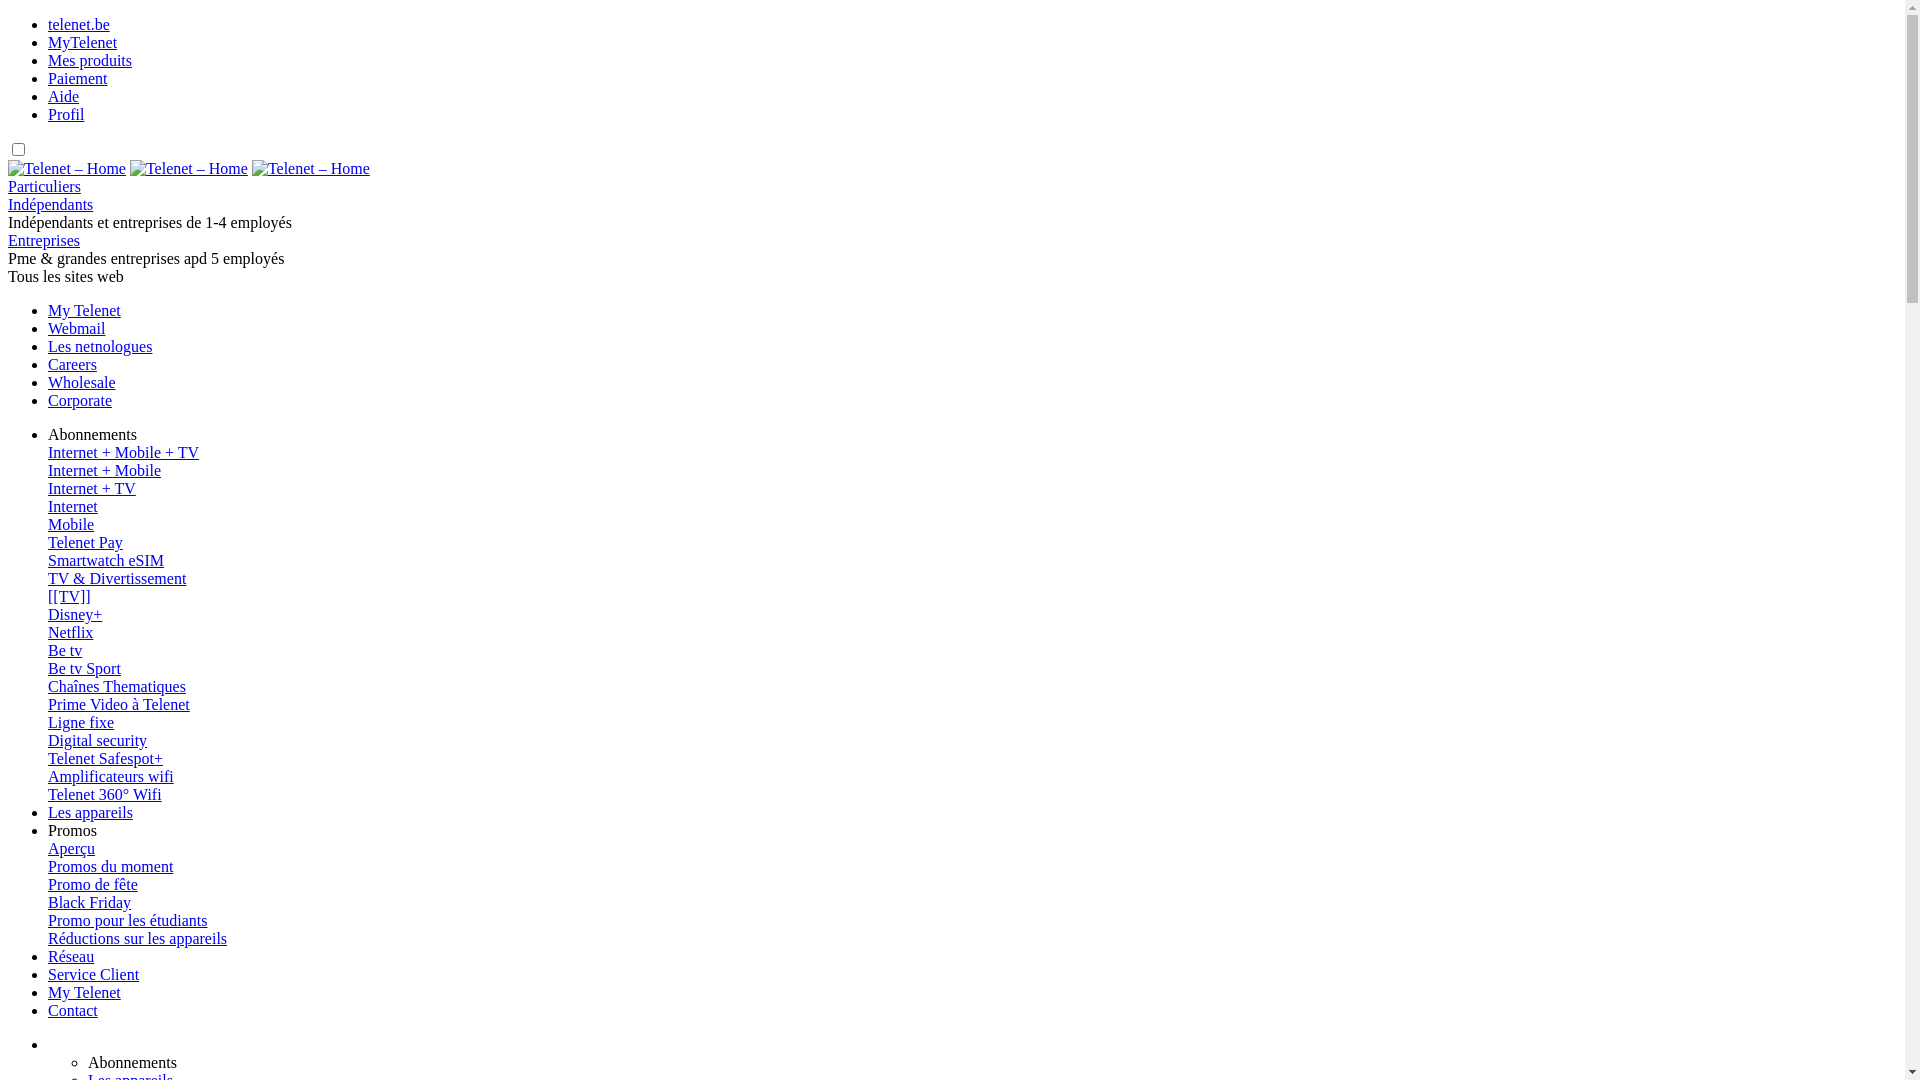 The image size is (1920, 1080). I want to click on 'Profil', so click(66, 114).